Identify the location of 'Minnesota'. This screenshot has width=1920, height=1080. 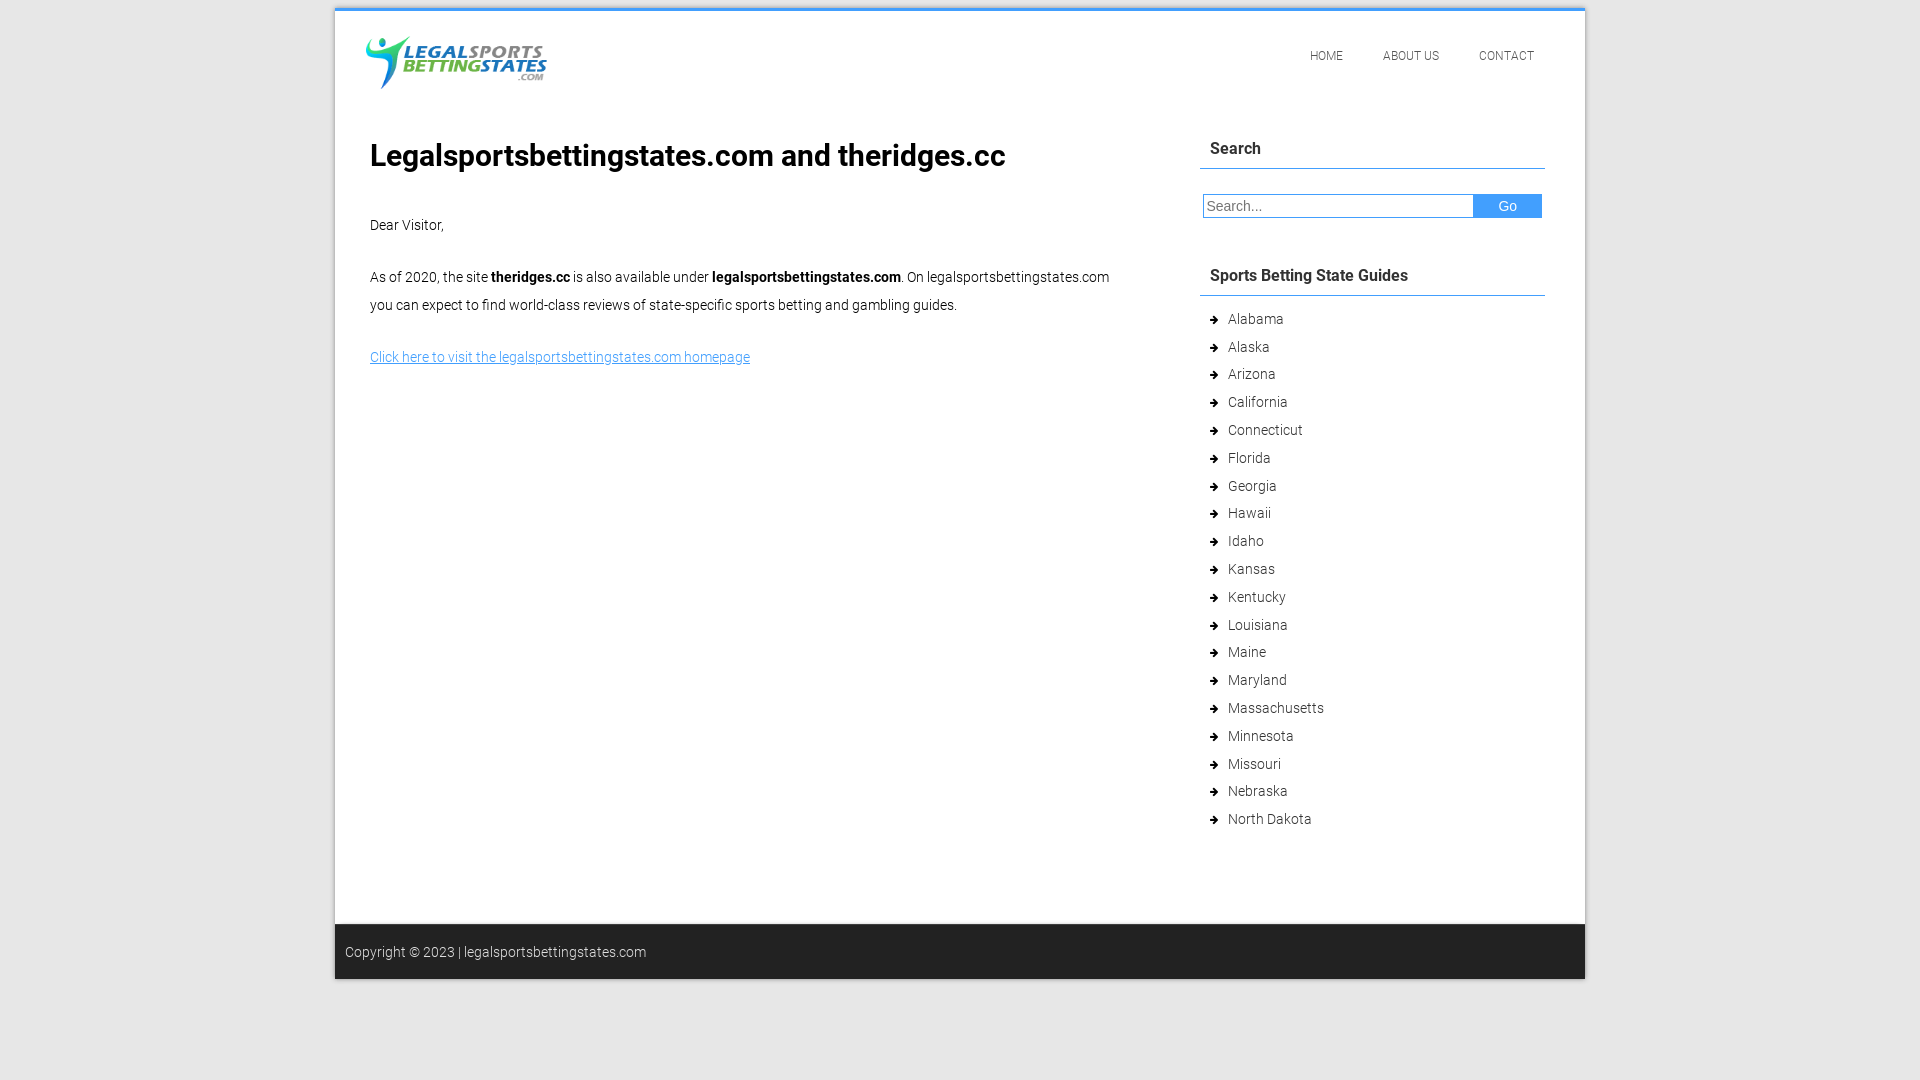
(1260, 736).